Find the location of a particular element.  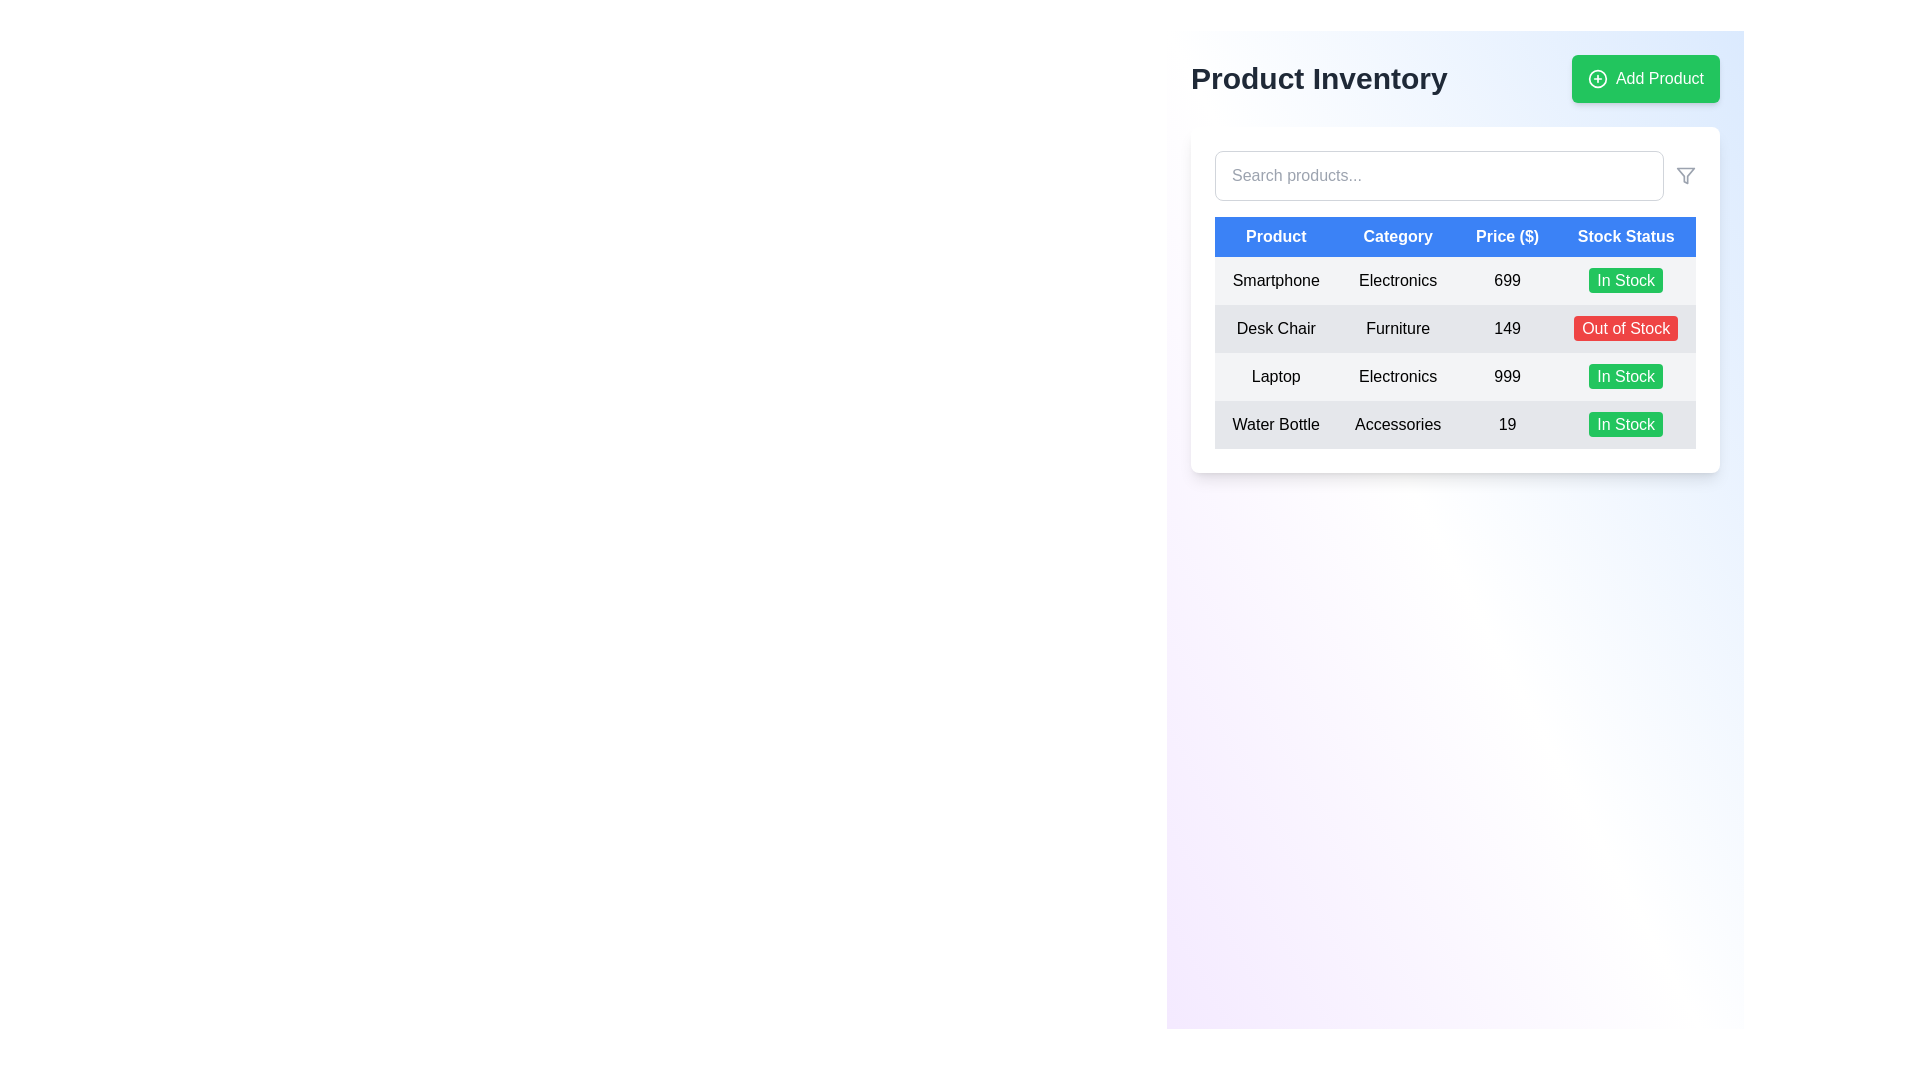

the fourth header cell of the table, which indicates the stock status of items listed below is located at coordinates (1626, 235).